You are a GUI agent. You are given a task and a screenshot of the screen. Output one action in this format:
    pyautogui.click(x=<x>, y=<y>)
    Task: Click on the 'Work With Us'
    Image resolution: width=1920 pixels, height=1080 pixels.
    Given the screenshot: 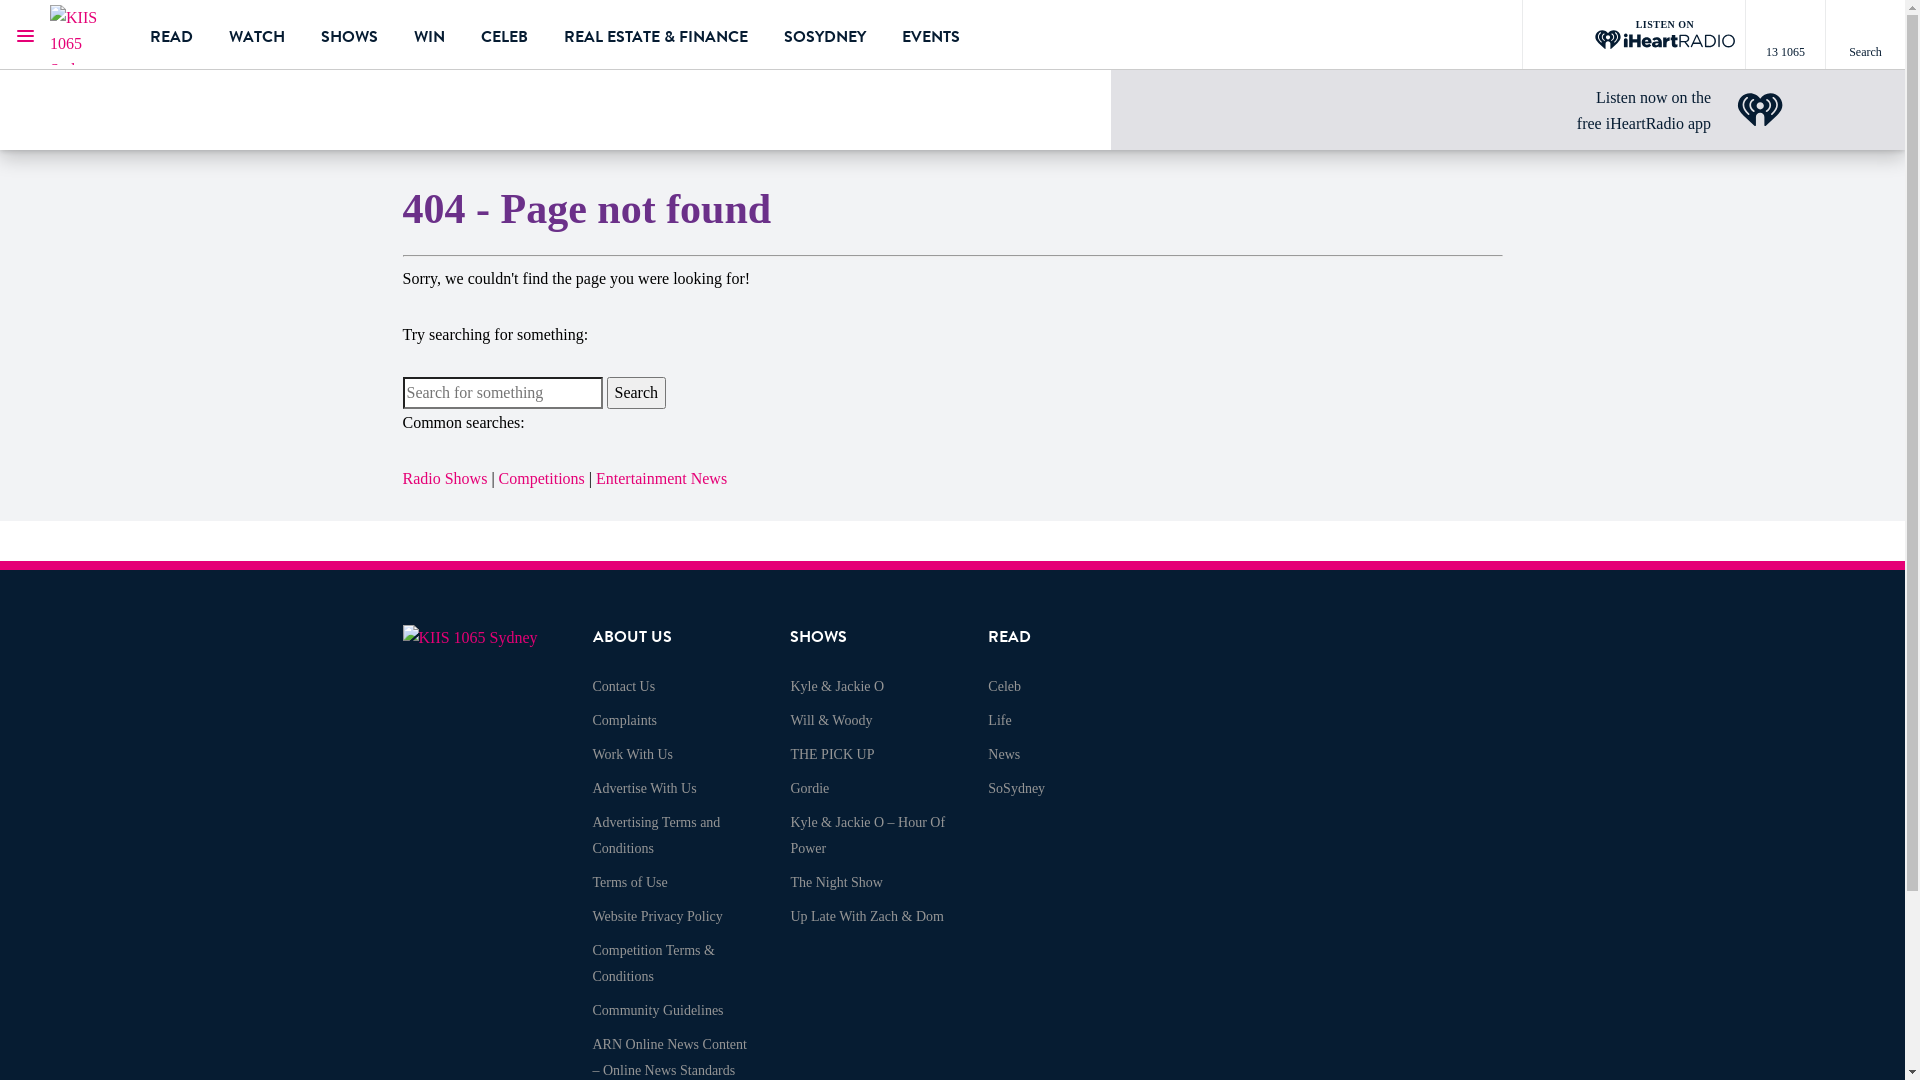 What is the action you would take?
    pyautogui.click(x=631, y=754)
    